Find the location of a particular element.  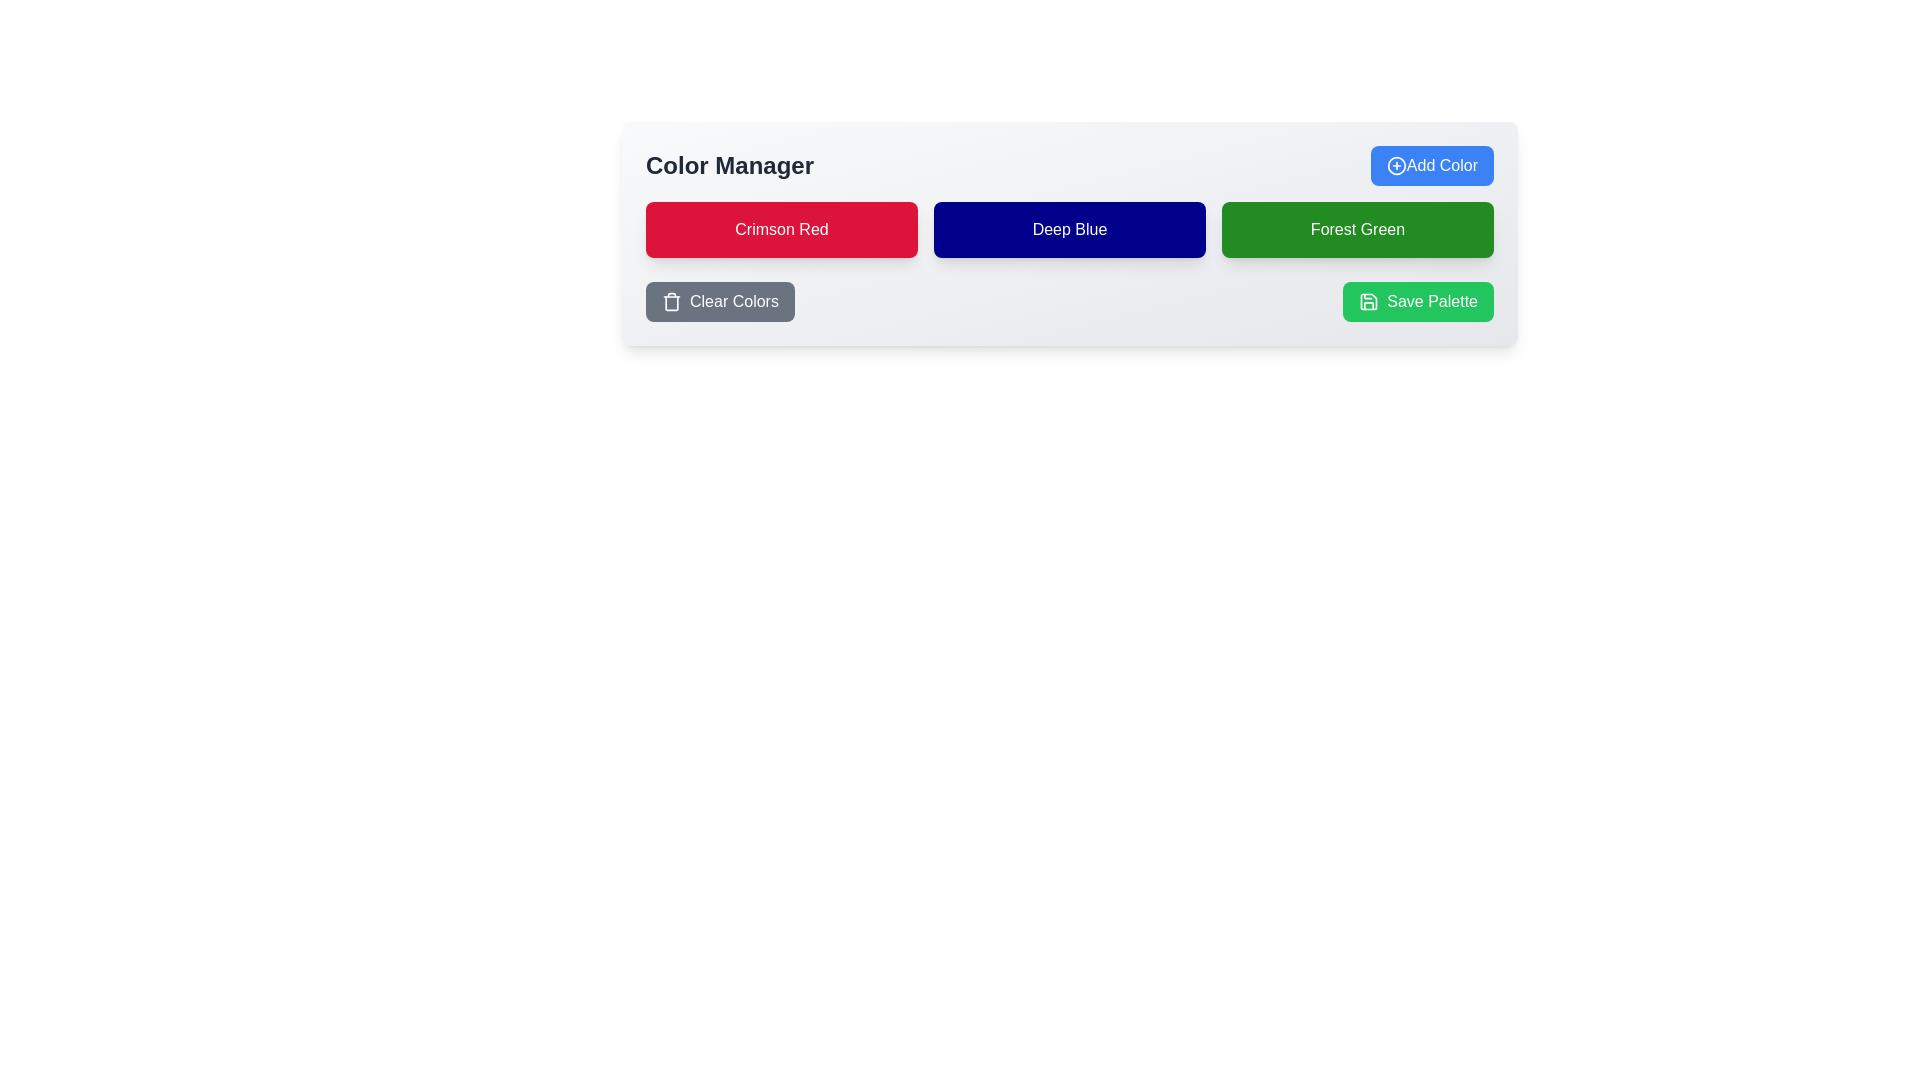

the SVG save icon located on the green 'Save Palette' button in the bottom-right corner of the interface panel is located at coordinates (1368, 301).